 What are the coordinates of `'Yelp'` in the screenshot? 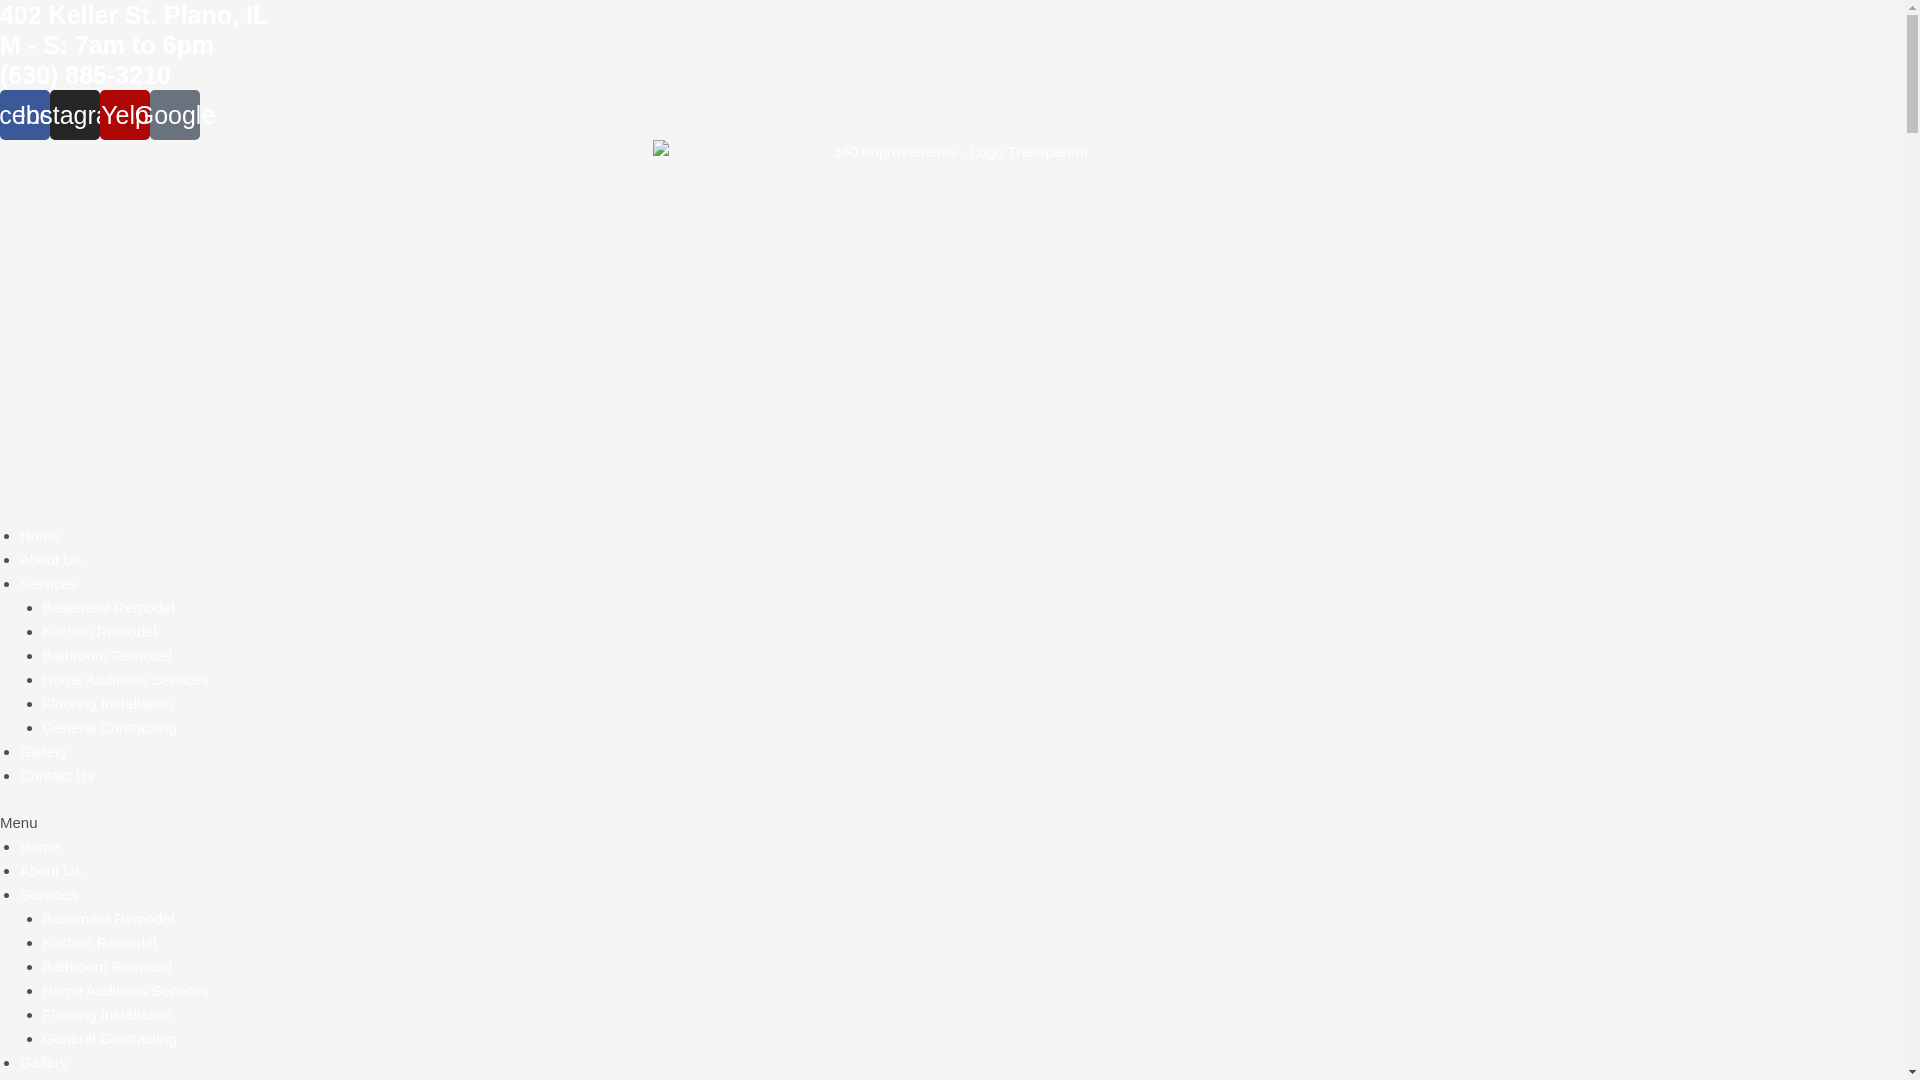 It's located at (123, 115).